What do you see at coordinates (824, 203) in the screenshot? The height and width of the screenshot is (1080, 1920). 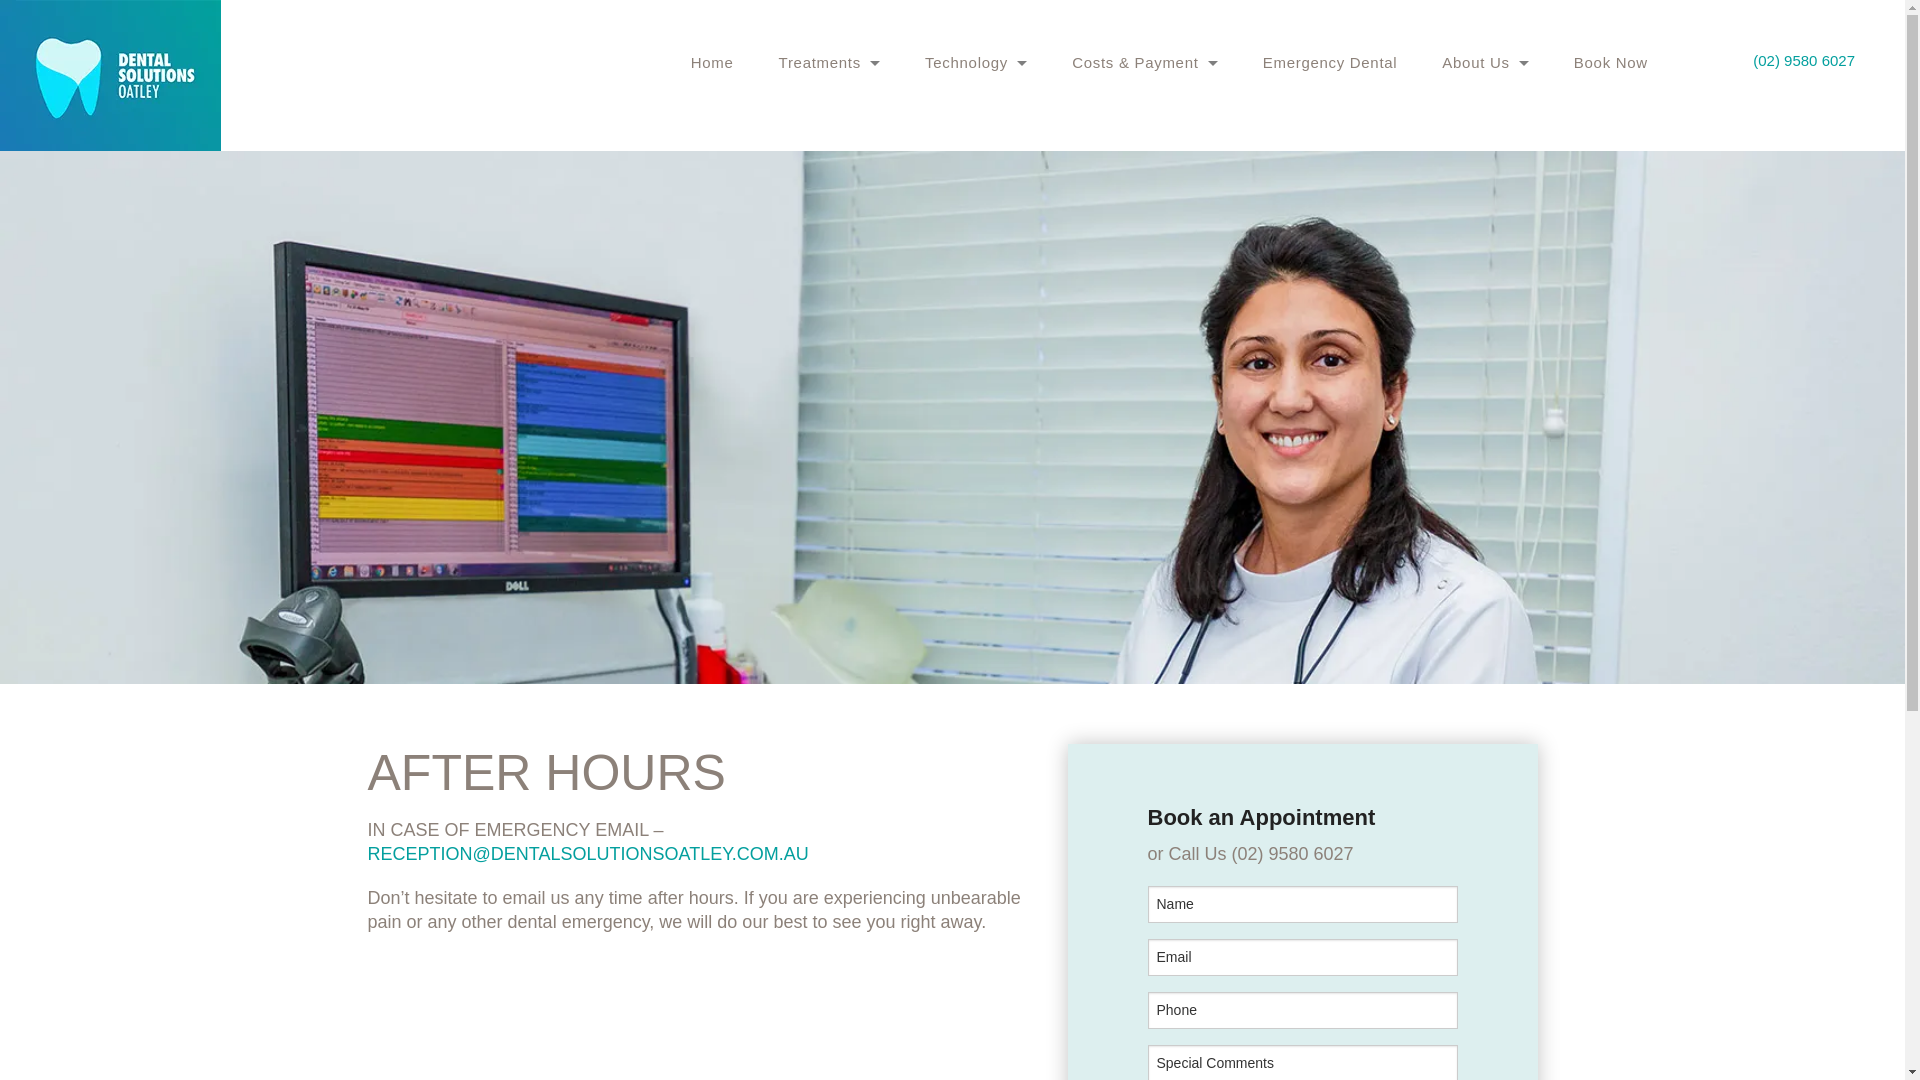 I see `'Considering an Implant?'` at bounding box center [824, 203].